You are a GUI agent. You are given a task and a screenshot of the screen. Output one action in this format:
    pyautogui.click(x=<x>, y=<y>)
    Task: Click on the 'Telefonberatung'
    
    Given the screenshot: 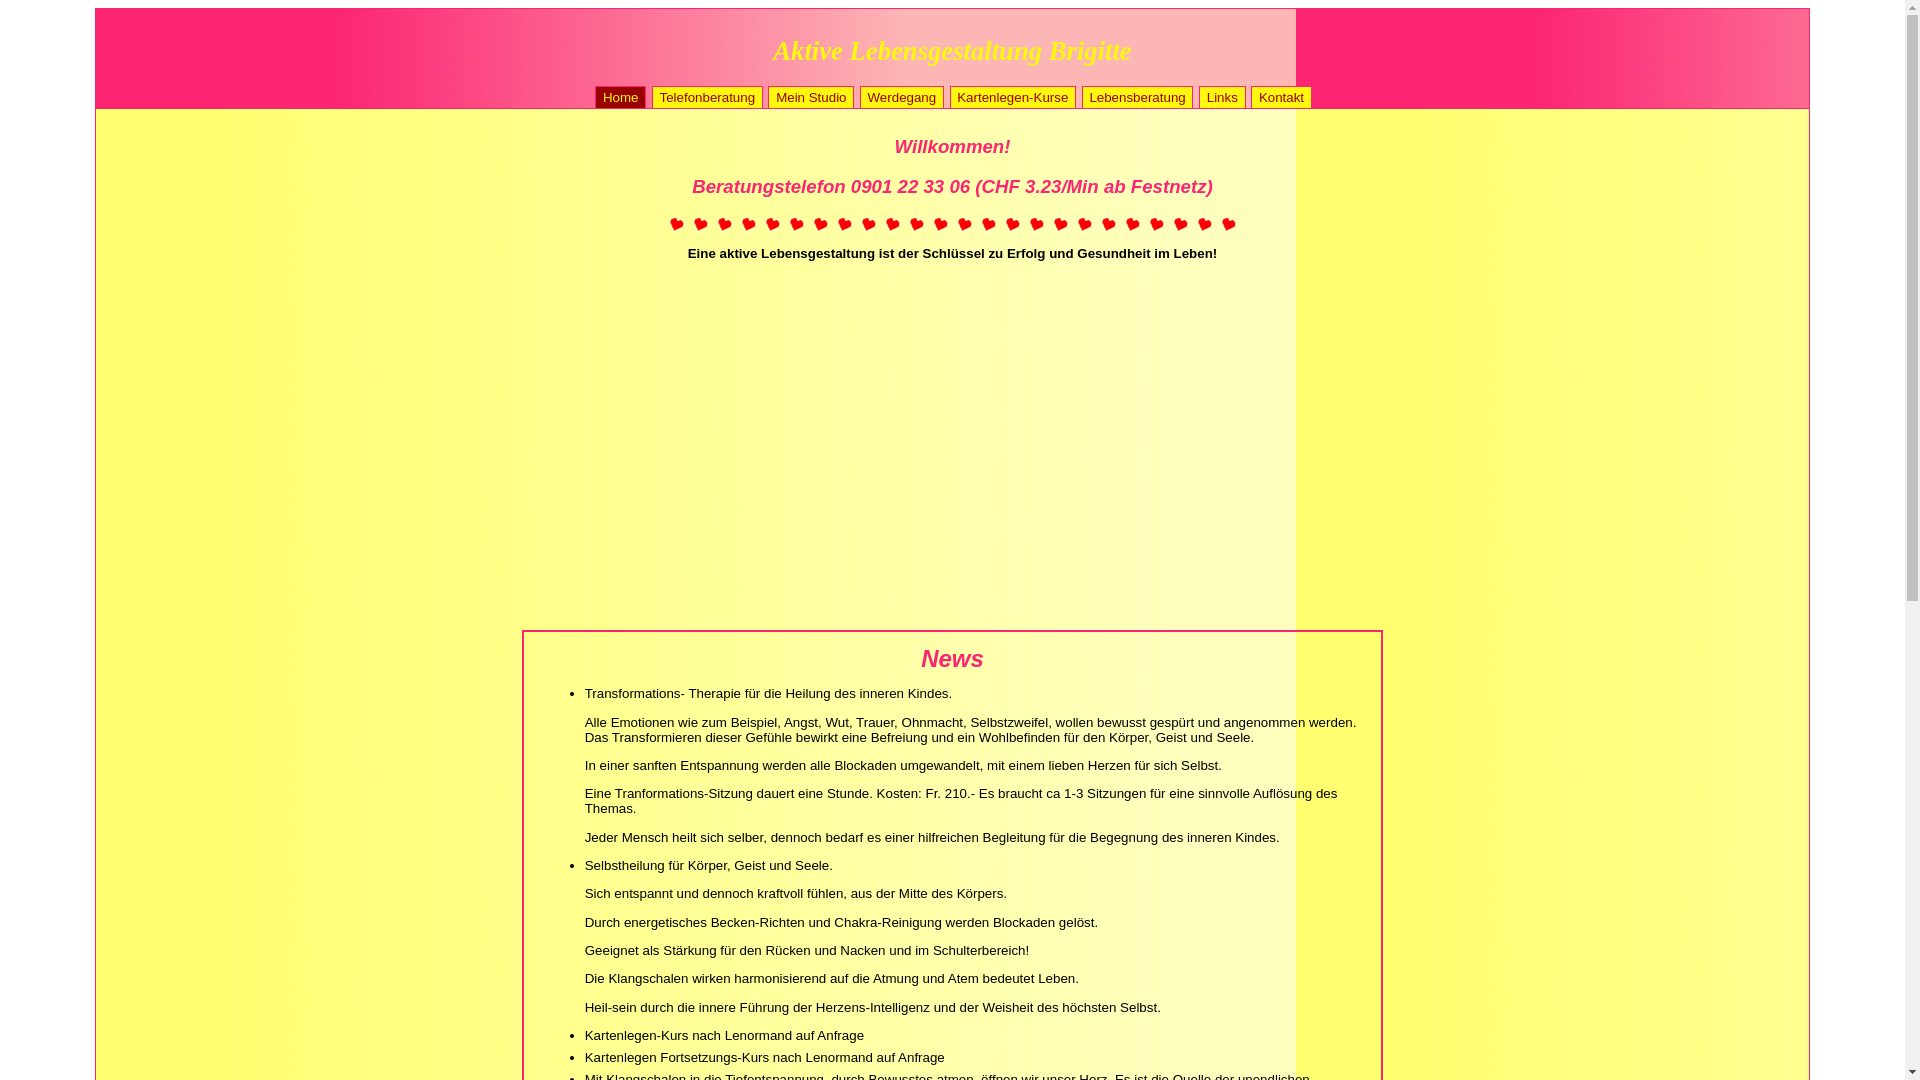 What is the action you would take?
    pyautogui.click(x=707, y=96)
    